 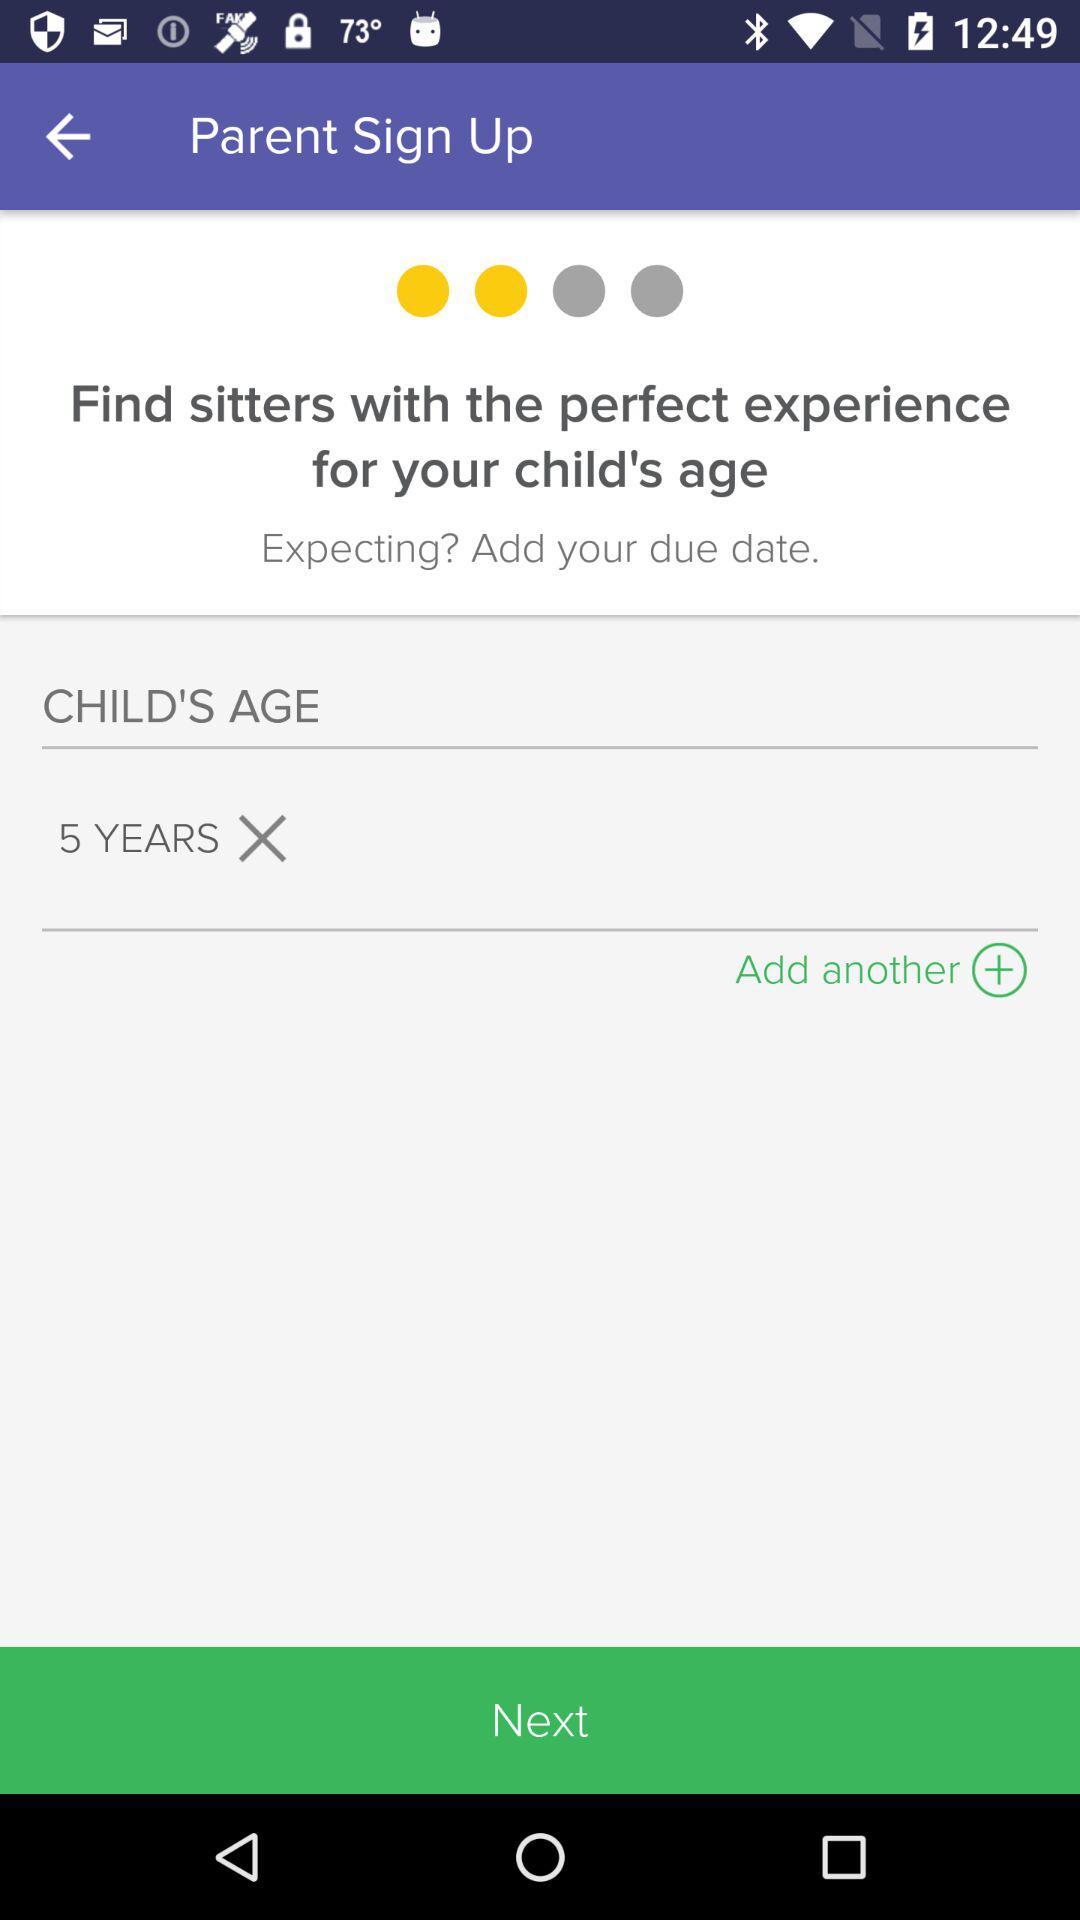 What do you see at coordinates (540, 1719) in the screenshot?
I see `the icon below the add another` at bounding box center [540, 1719].